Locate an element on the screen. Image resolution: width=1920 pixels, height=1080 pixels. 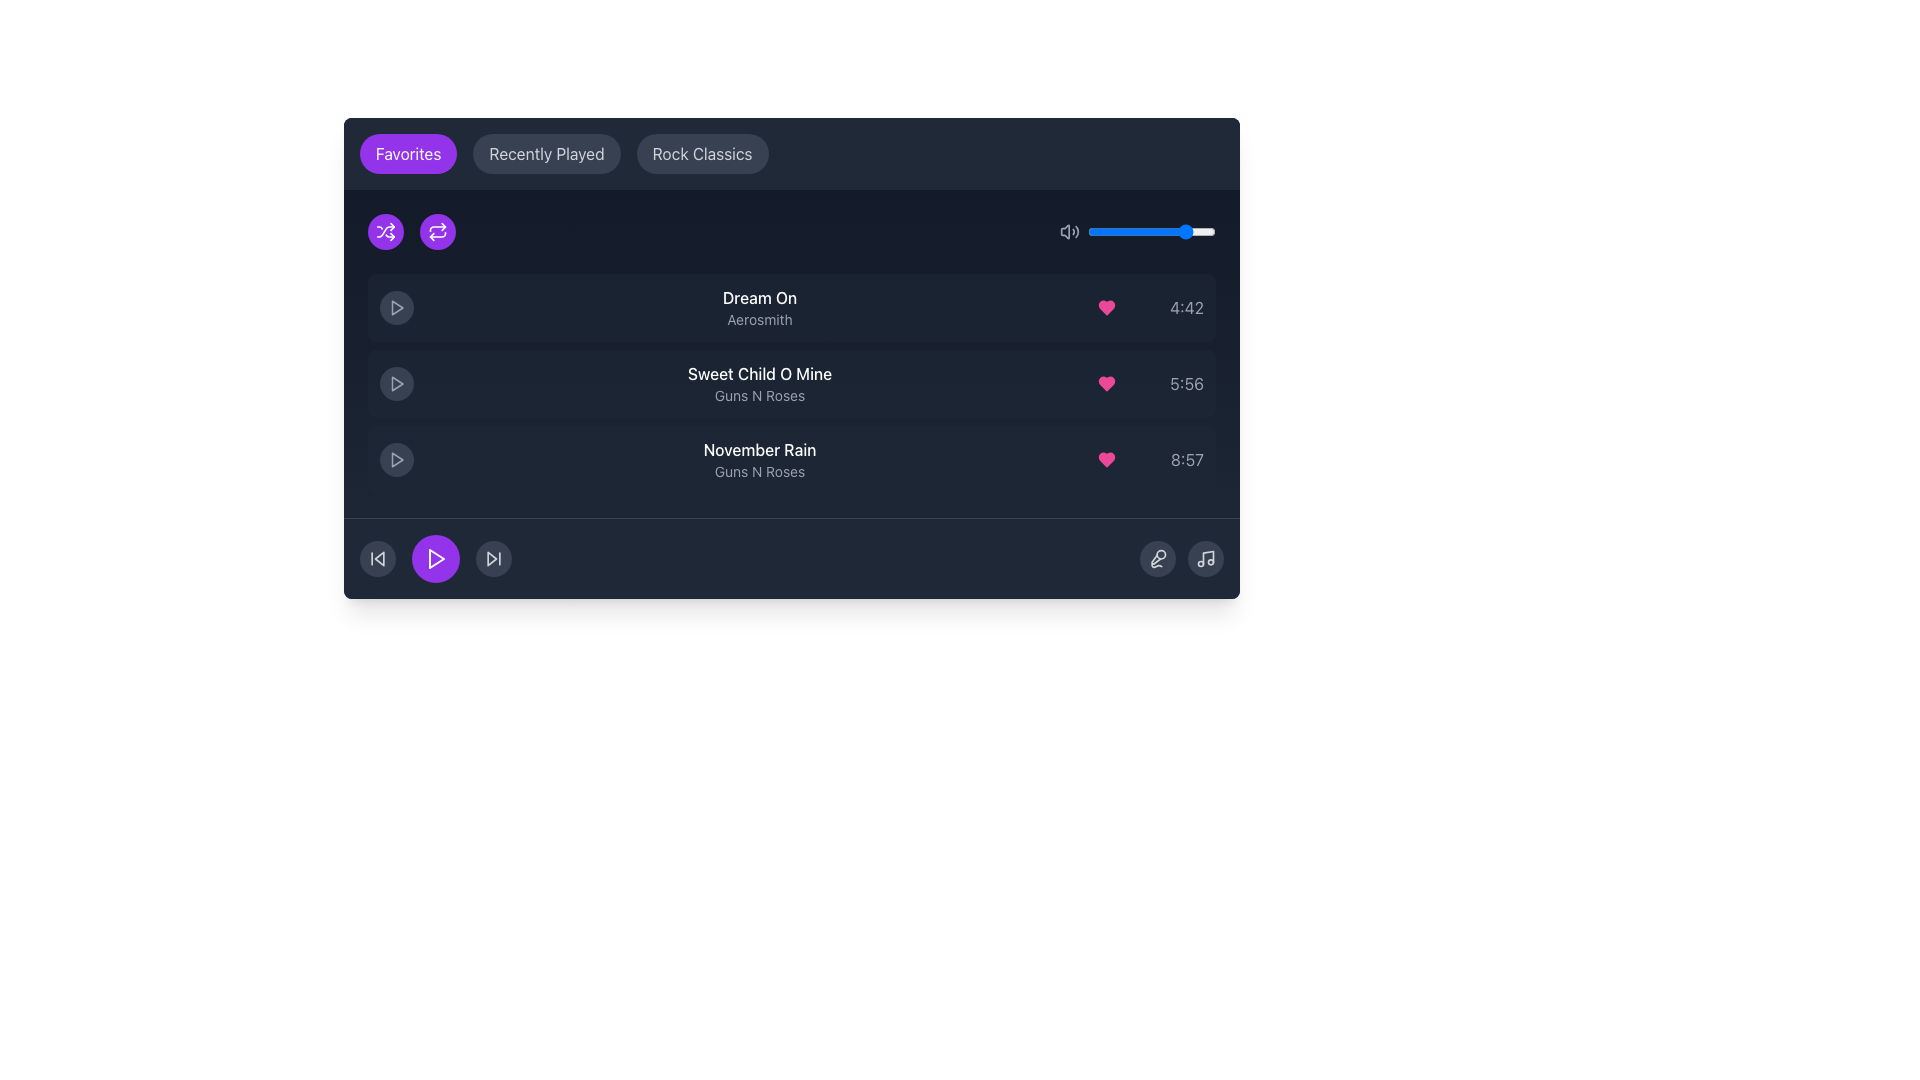
the 'Favorites' button, which has white text on a rounded purple background is located at coordinates (407, 153).